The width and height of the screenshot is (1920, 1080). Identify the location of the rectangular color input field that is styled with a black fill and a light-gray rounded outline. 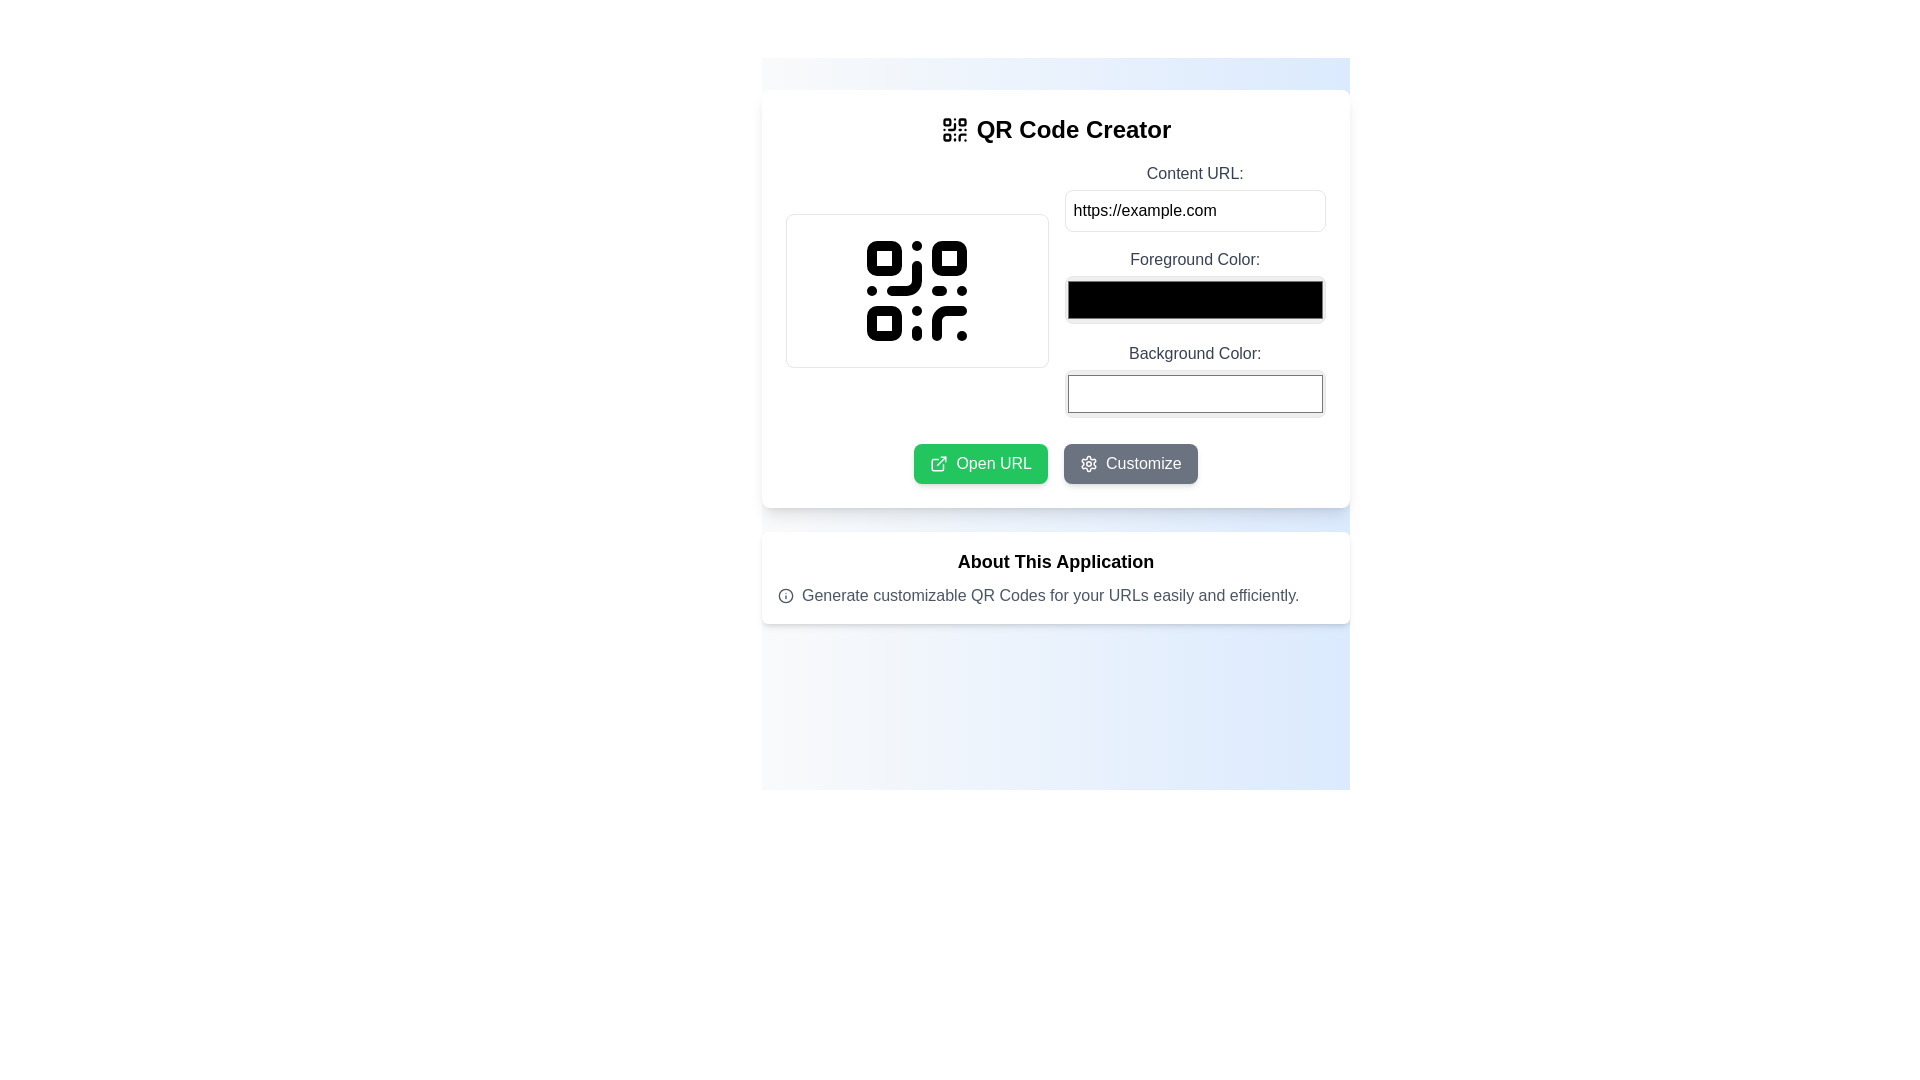
(1195, 300).